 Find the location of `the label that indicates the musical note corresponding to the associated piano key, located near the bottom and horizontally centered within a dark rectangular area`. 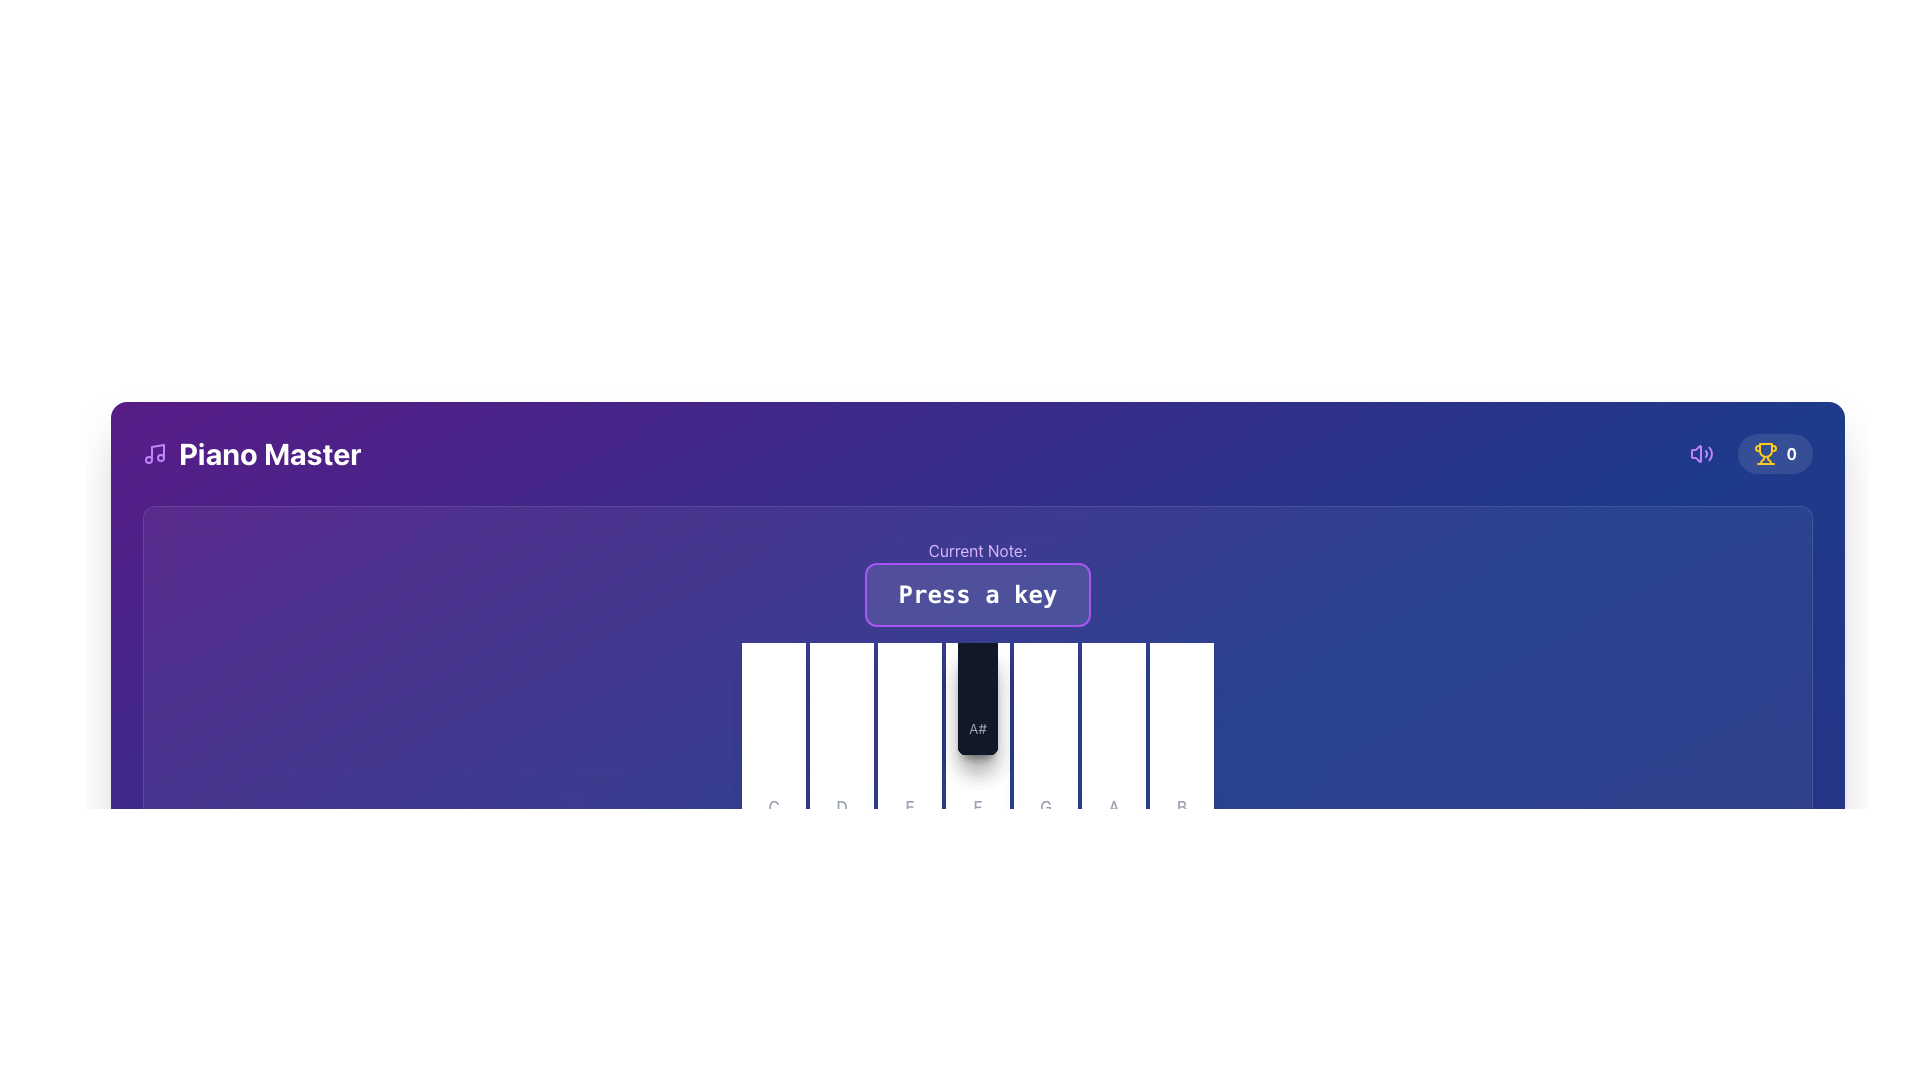

the label that indicates the musical note corresponding to the associated piano key, located near the bottom and horizontally centered within a dark rectangular area is located at coordinates (978, 729).